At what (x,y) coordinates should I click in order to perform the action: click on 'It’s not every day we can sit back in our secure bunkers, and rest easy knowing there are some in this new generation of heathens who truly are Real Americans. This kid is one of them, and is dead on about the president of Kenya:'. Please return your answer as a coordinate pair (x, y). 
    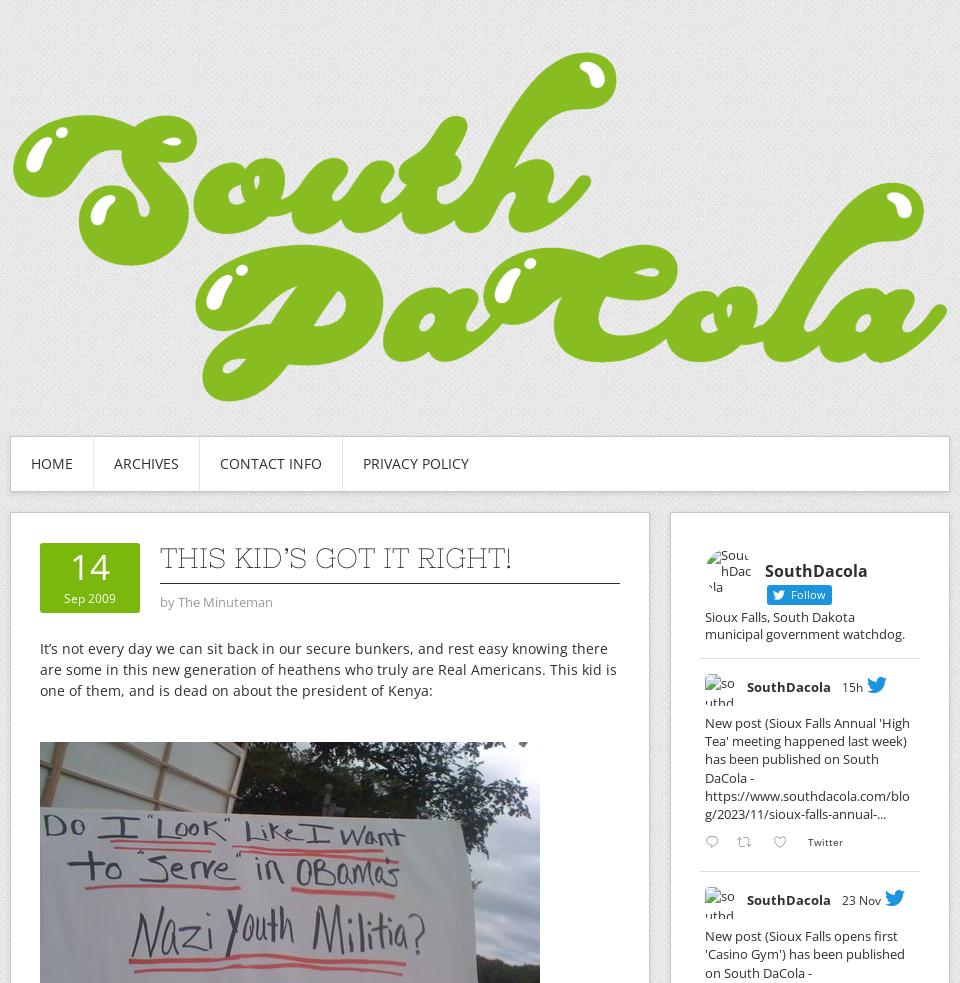
    Looking at the image, I should click on (328, 668).